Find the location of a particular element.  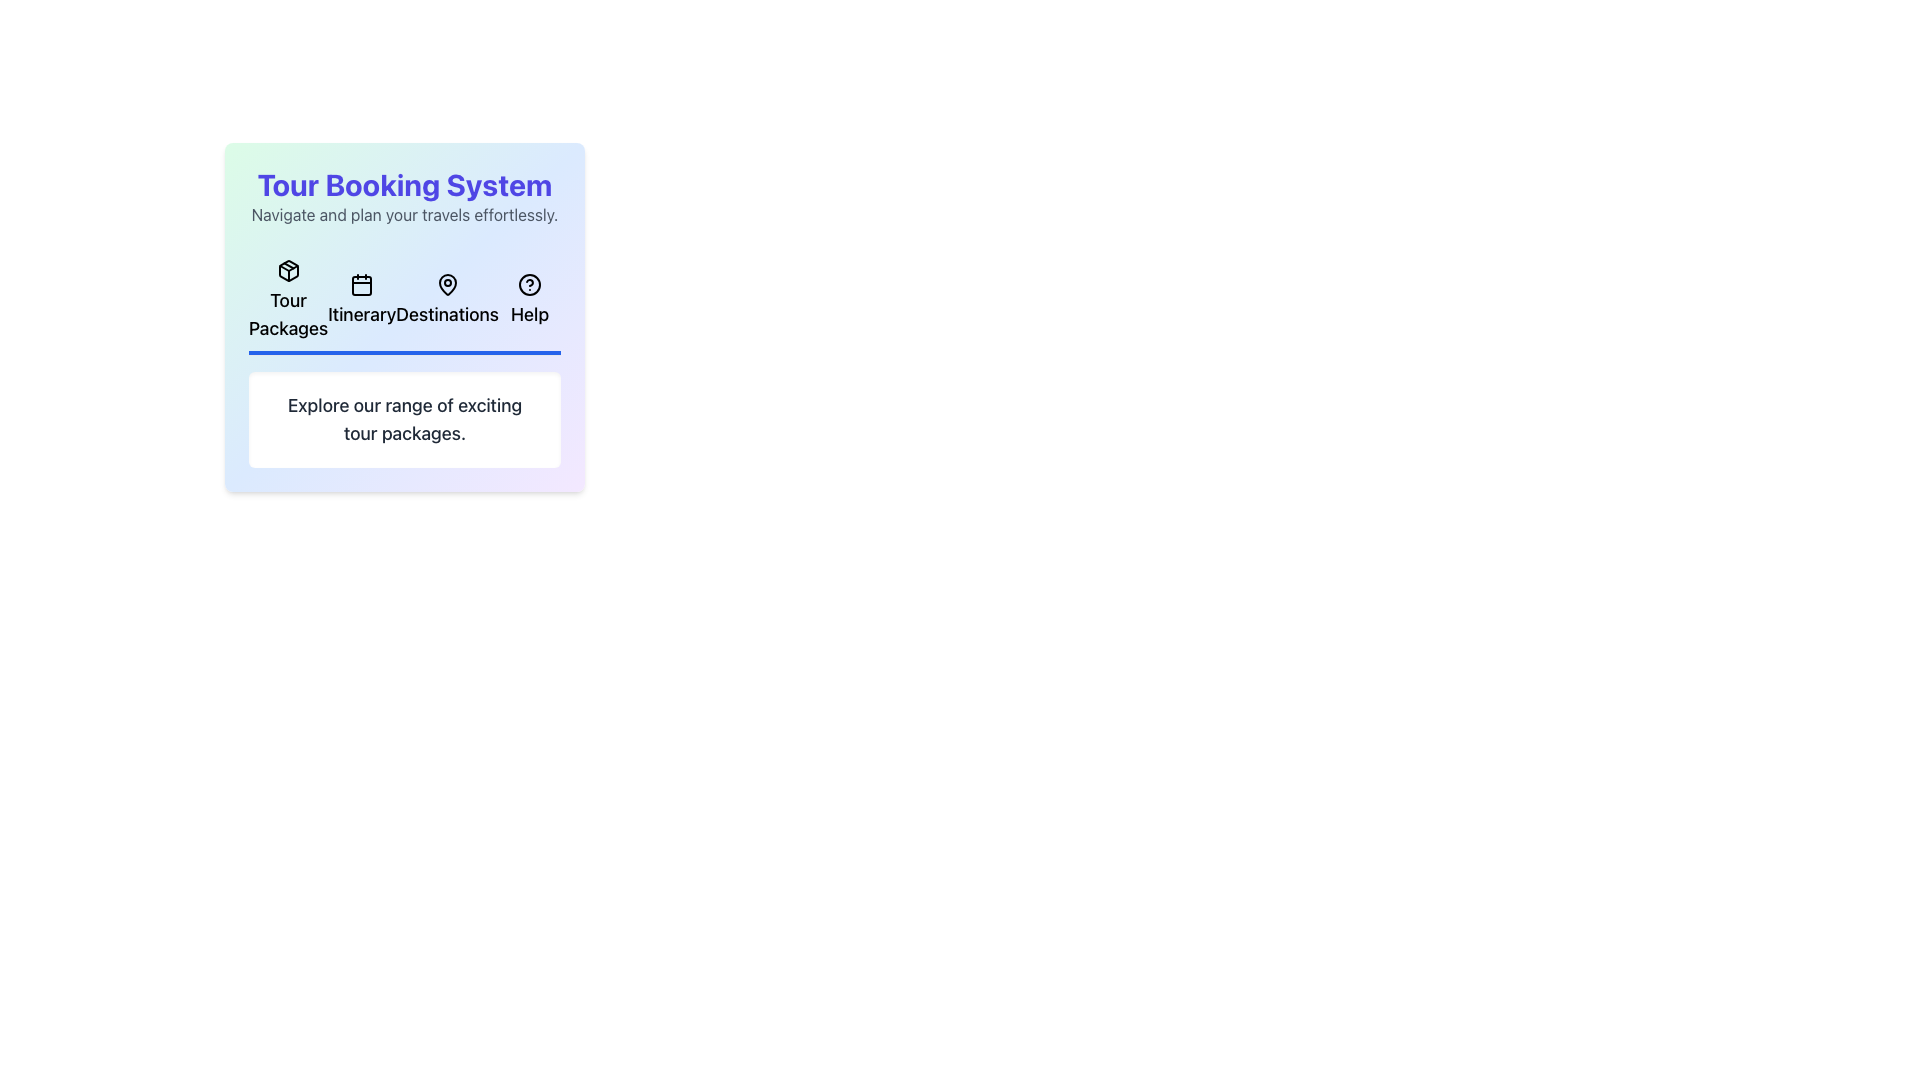

the outer circular portion of the 'Help' icon, which is represented as a vector graphic (SVG) with a question mark inside it, located at the far-right end of the horizontal row of icons is located at coordinates (529, 285).